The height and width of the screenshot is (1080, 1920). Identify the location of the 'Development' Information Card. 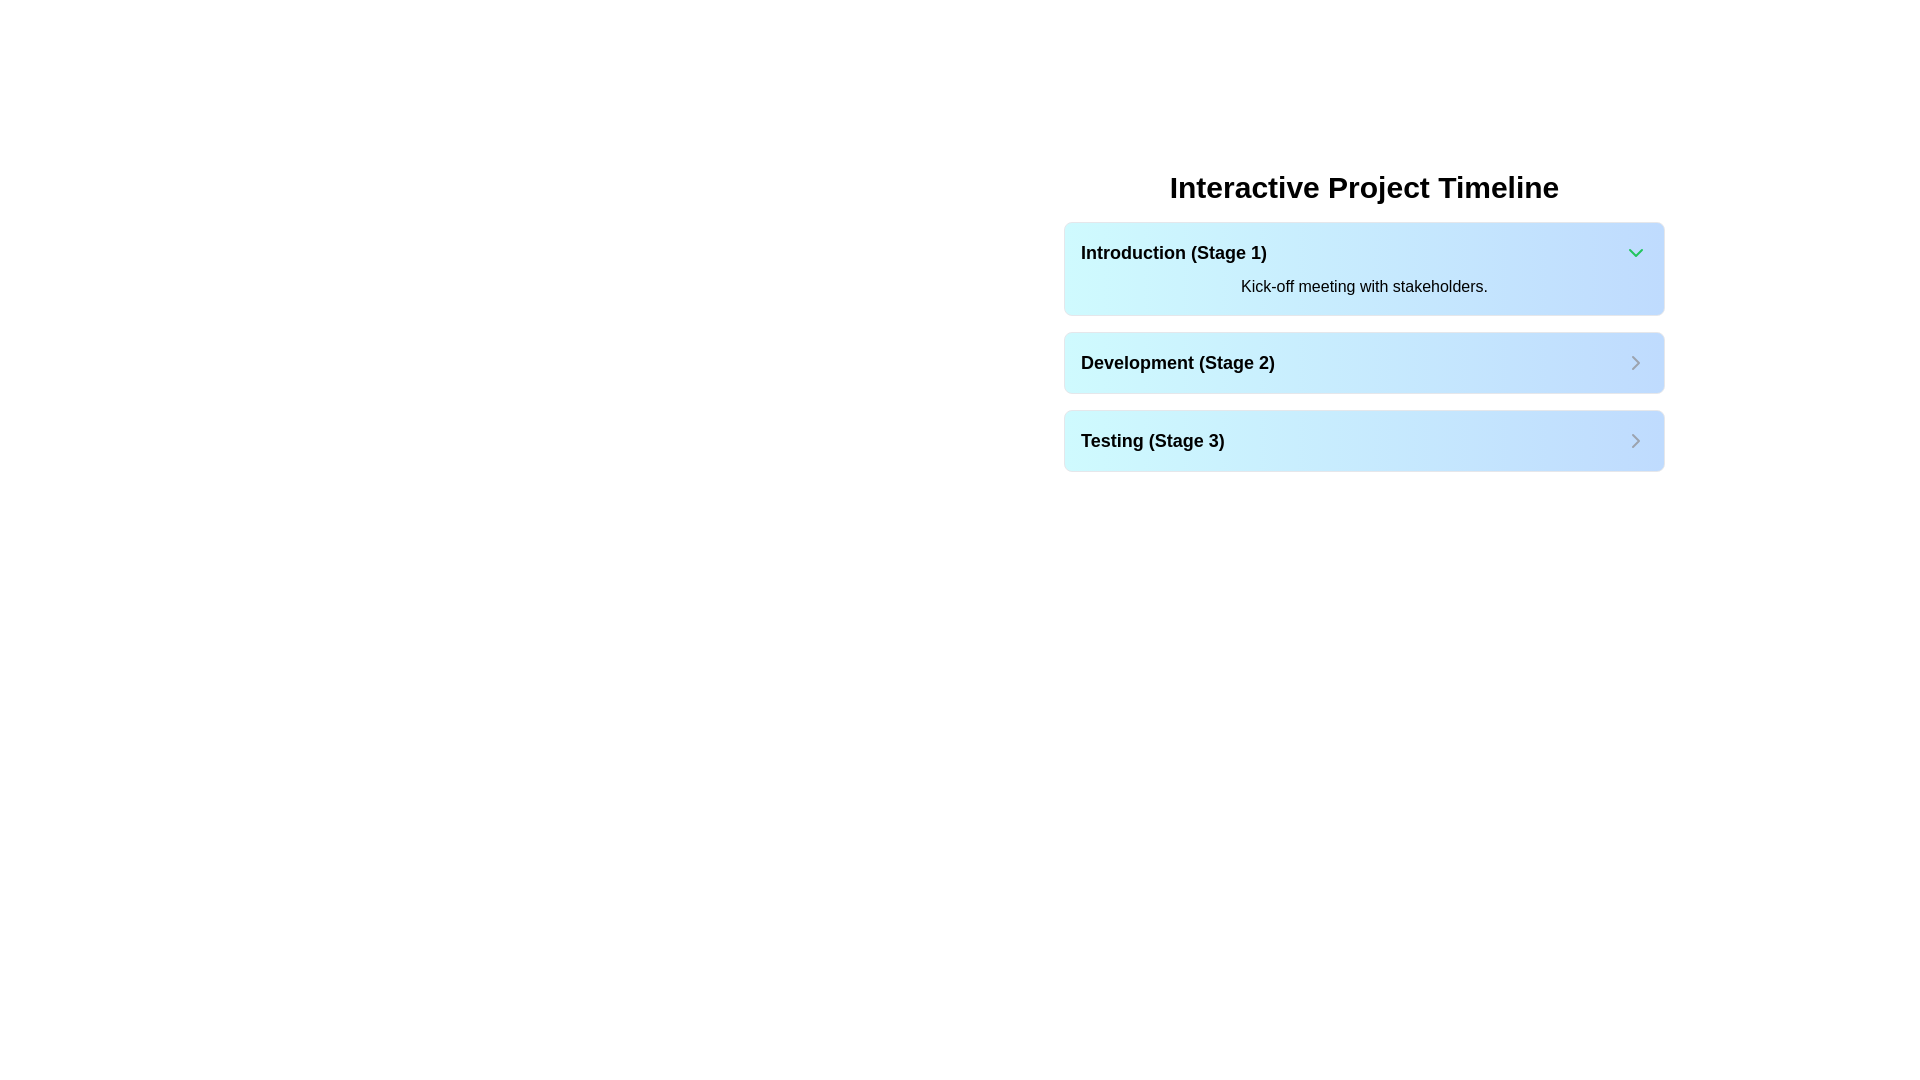
(1363, 346).